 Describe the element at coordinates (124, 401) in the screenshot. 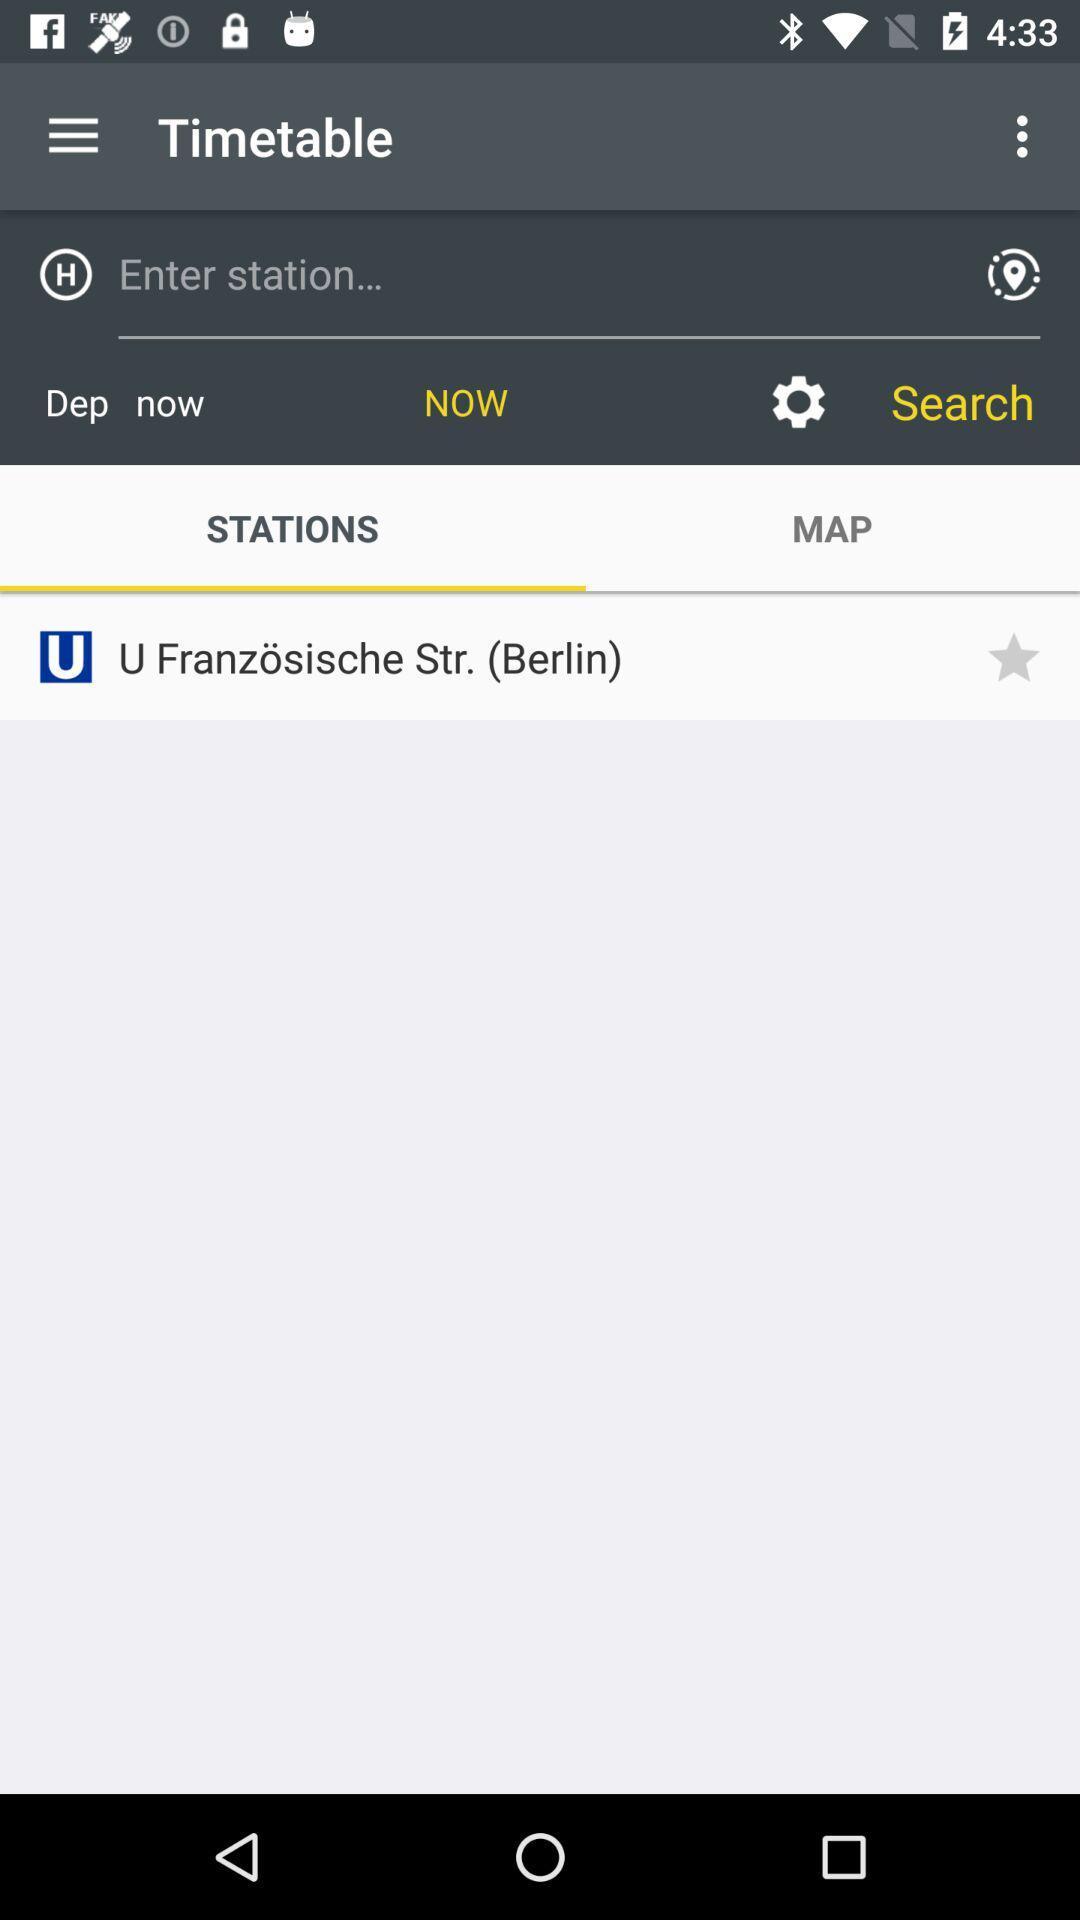

I see `the icon to the left of the now icon` at that location.